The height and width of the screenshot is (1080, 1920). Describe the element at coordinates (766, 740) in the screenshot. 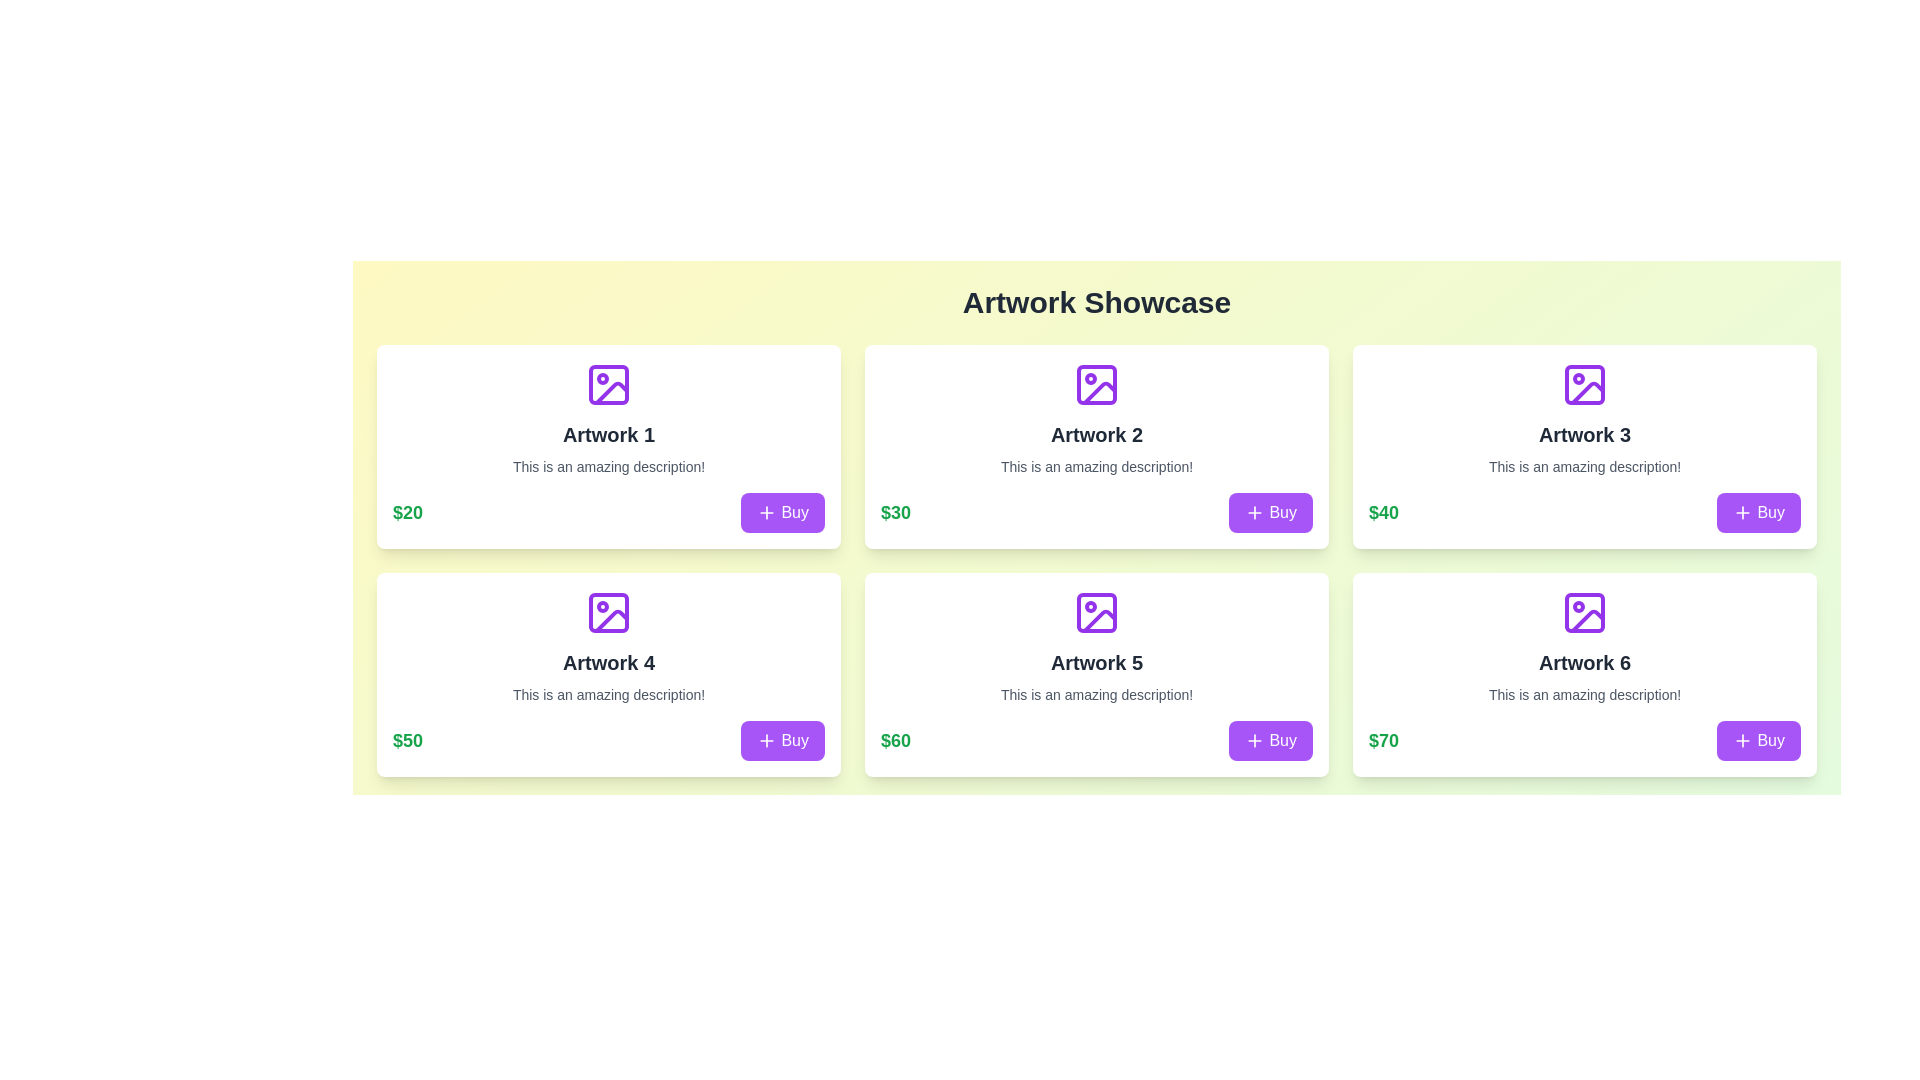

I see `the 'Buy' button icon located at the center of the 'Artwork 4' card to initiate the purchase action` at that location.